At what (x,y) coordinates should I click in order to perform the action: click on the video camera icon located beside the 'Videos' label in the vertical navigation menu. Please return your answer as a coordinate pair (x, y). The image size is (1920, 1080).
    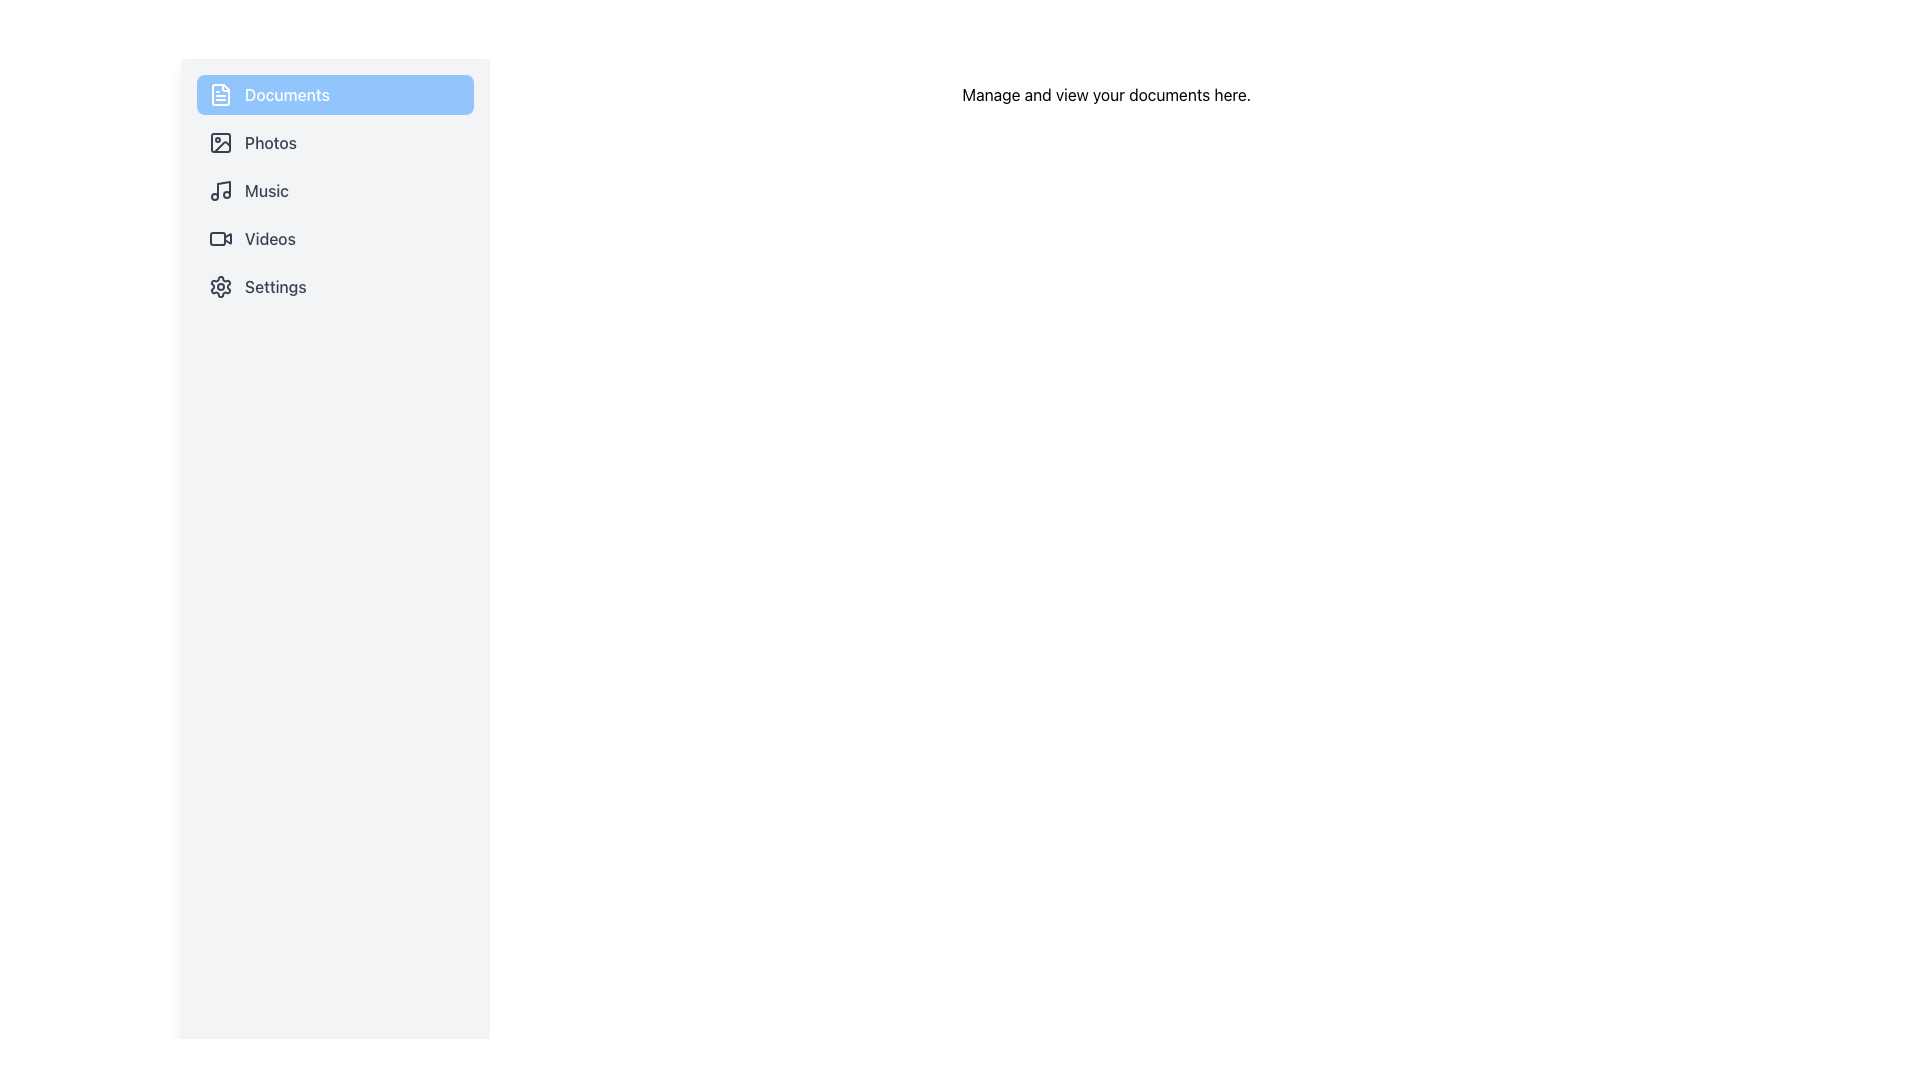
    Looking at the image, I should click on (220, 238).